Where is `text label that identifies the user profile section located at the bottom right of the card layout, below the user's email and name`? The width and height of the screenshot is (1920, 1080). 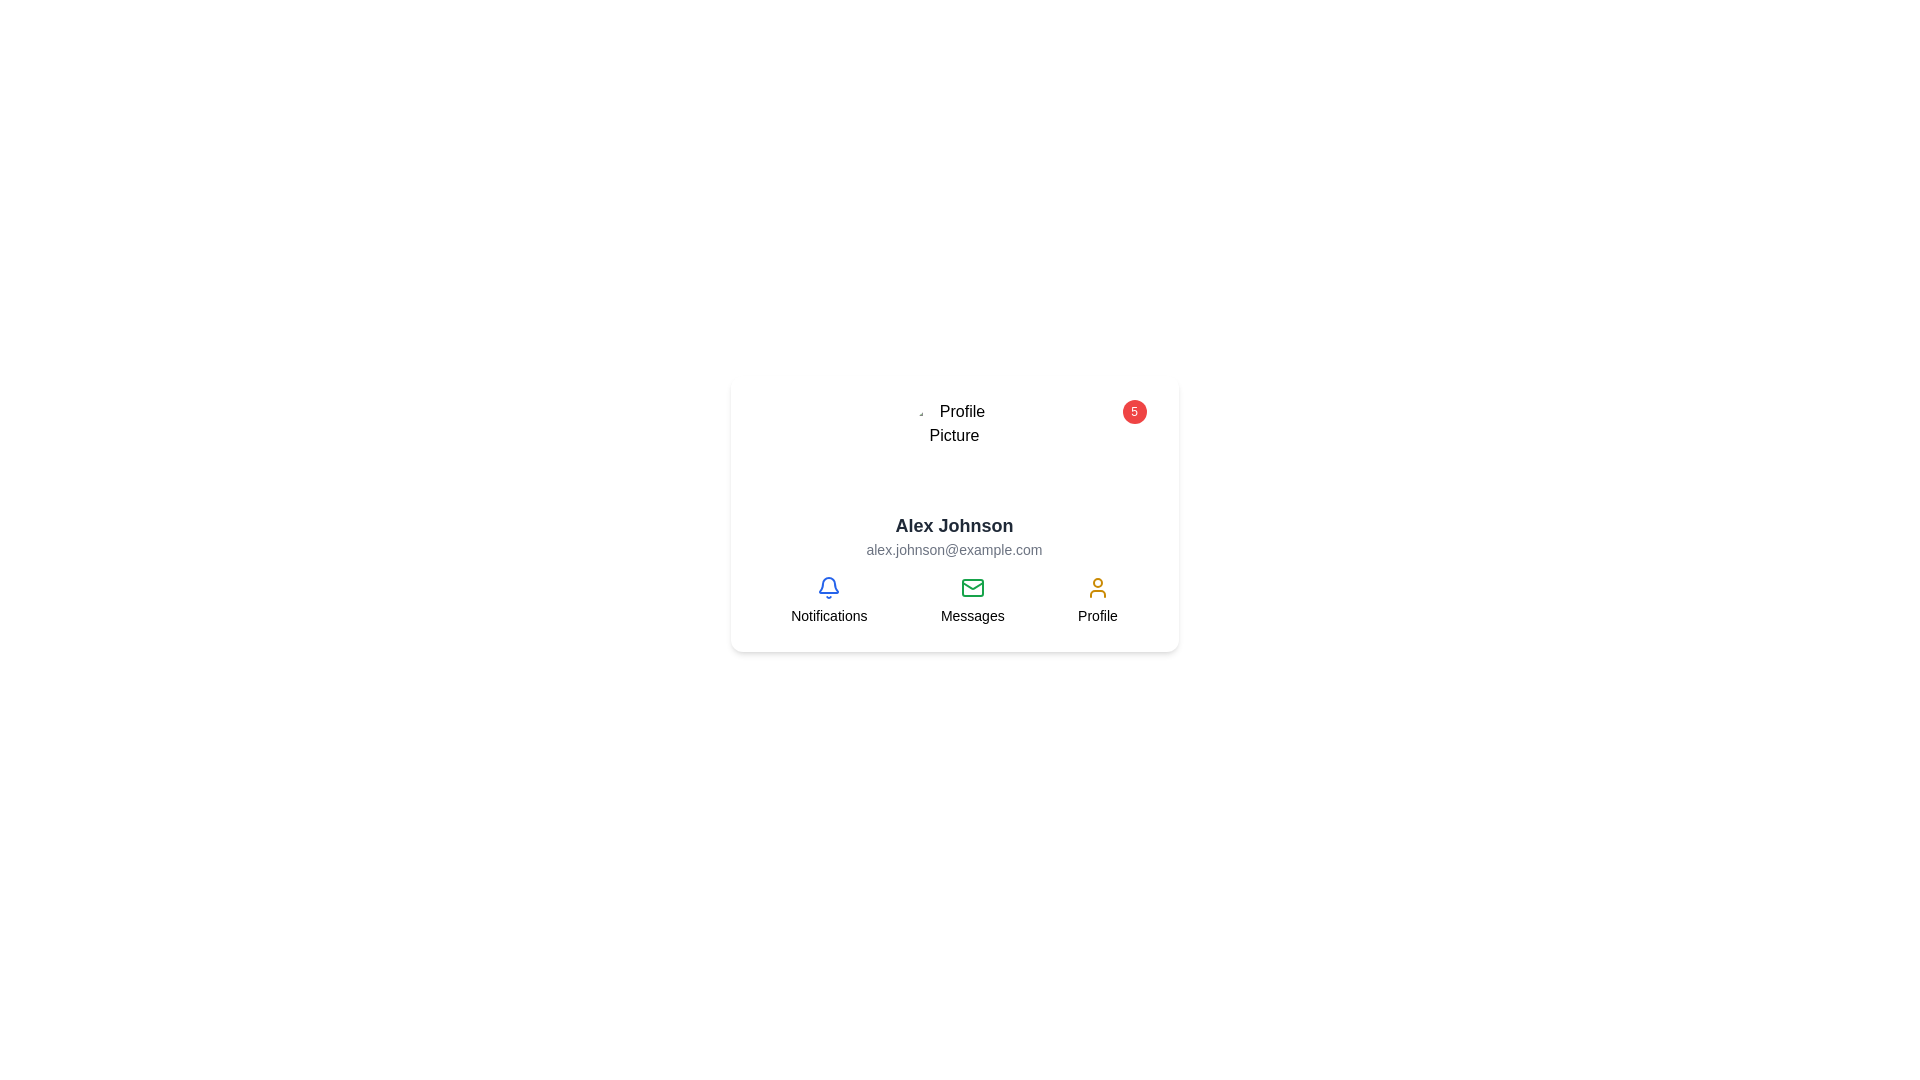 text label that identifies the user profile section located at the bottom right of the card layout, below the user's email and name is located at coordinates (1096, 615).